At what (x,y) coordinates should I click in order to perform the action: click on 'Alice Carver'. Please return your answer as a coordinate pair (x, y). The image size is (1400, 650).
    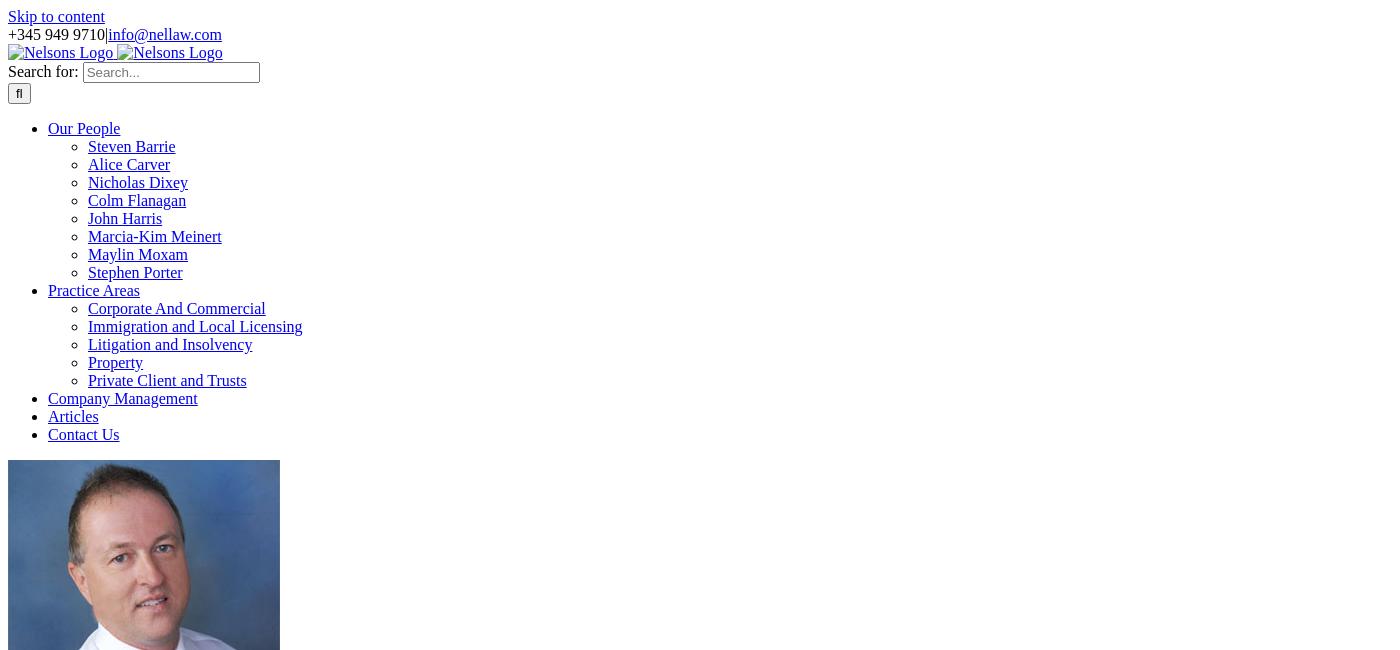
    Looking at the image, I should click on (128, 164).